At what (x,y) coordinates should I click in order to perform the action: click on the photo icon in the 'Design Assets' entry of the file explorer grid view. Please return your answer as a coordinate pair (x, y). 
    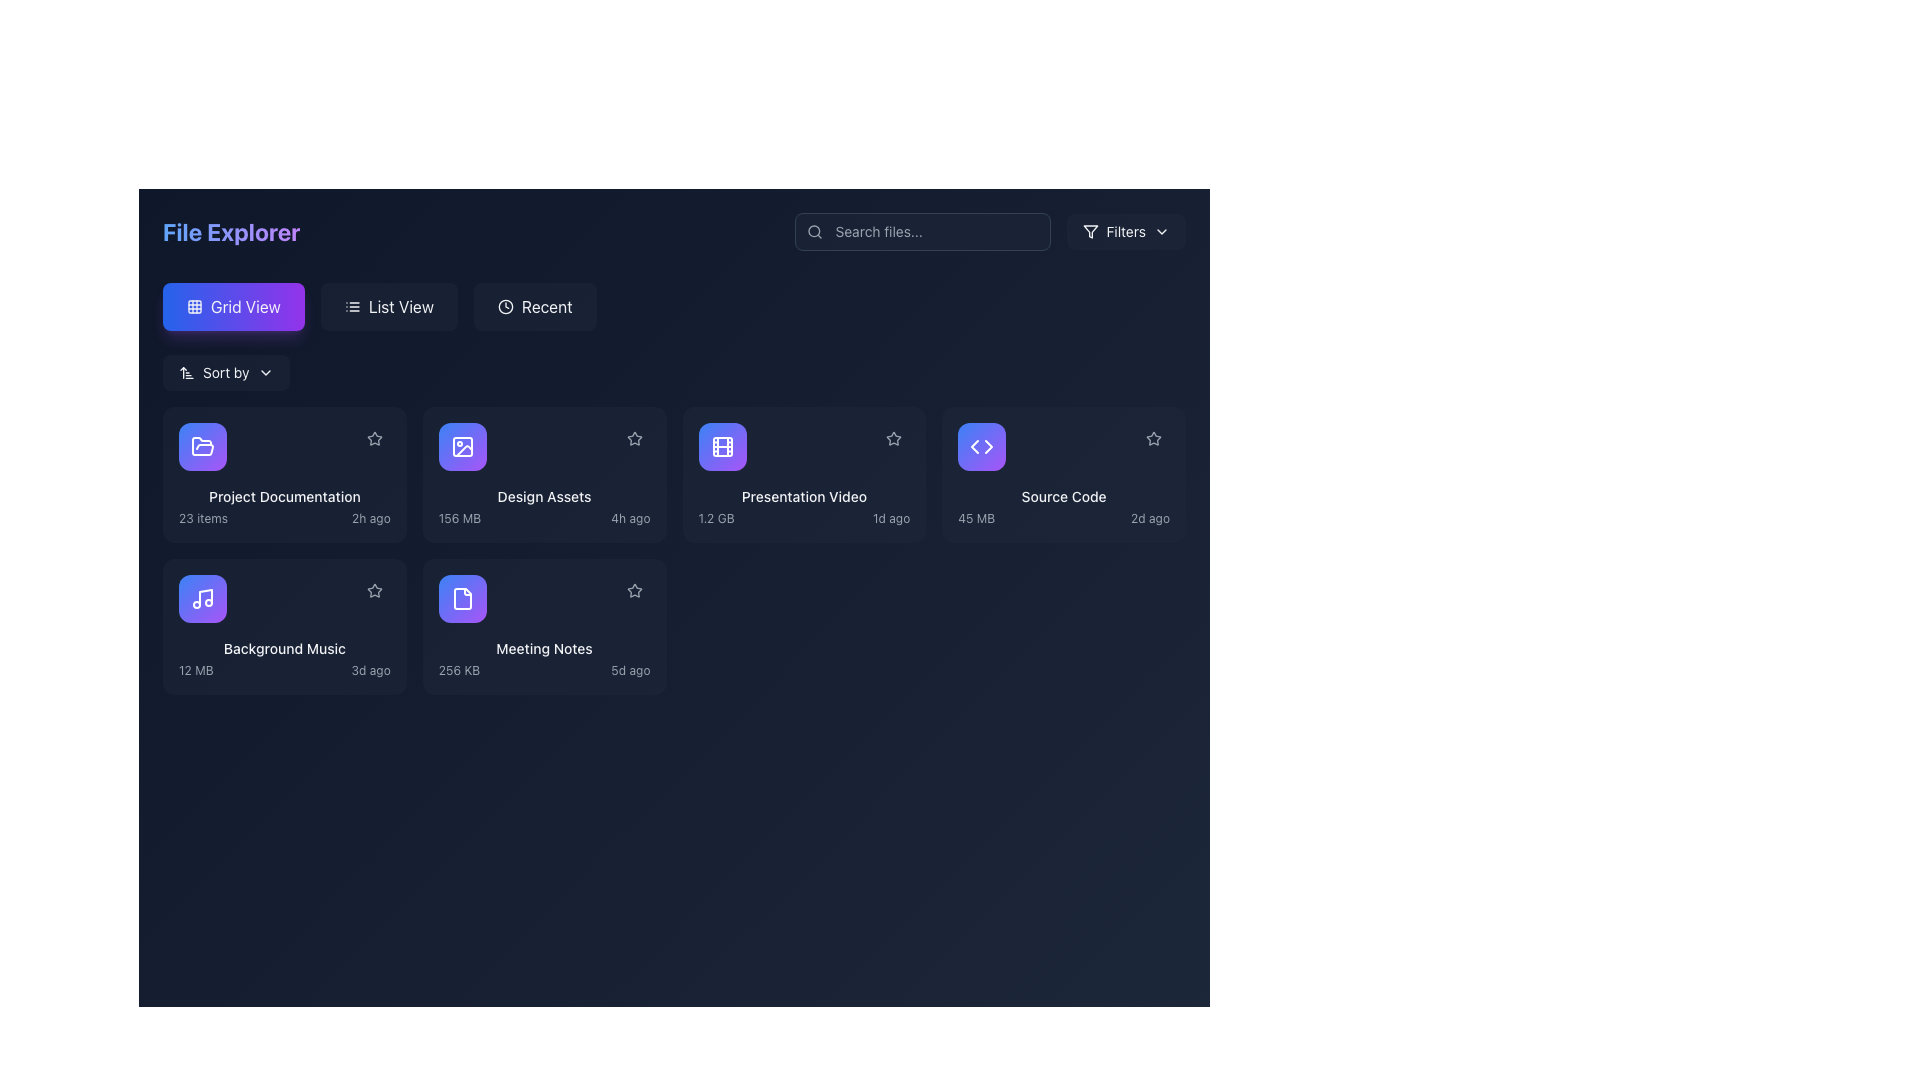
    Looking at the image, I should click on (461, 446).